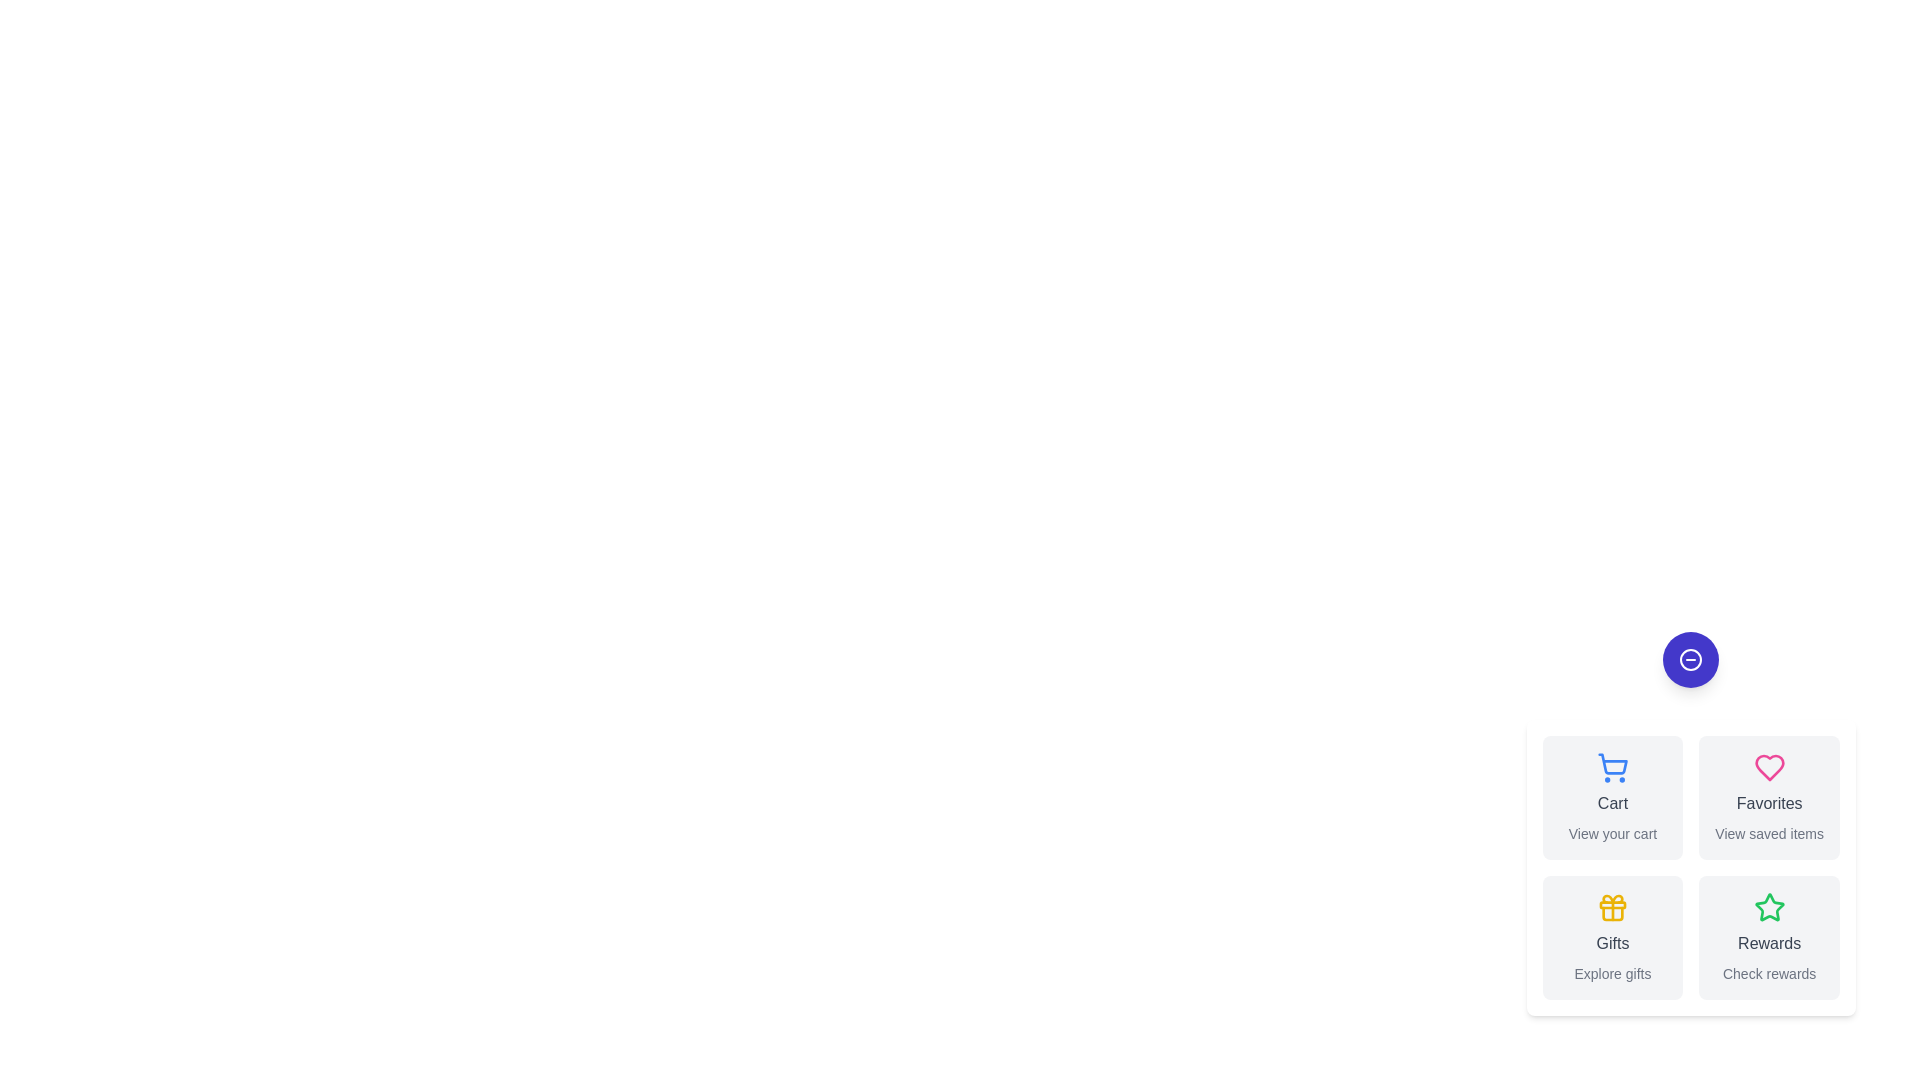 The width and height of the screenshot is (1920, 1080). What do you see at coordinates (1612, 937) in the screenshot?
I see `the 'Gifts' button to select it` at bounding box center [1612, 937].